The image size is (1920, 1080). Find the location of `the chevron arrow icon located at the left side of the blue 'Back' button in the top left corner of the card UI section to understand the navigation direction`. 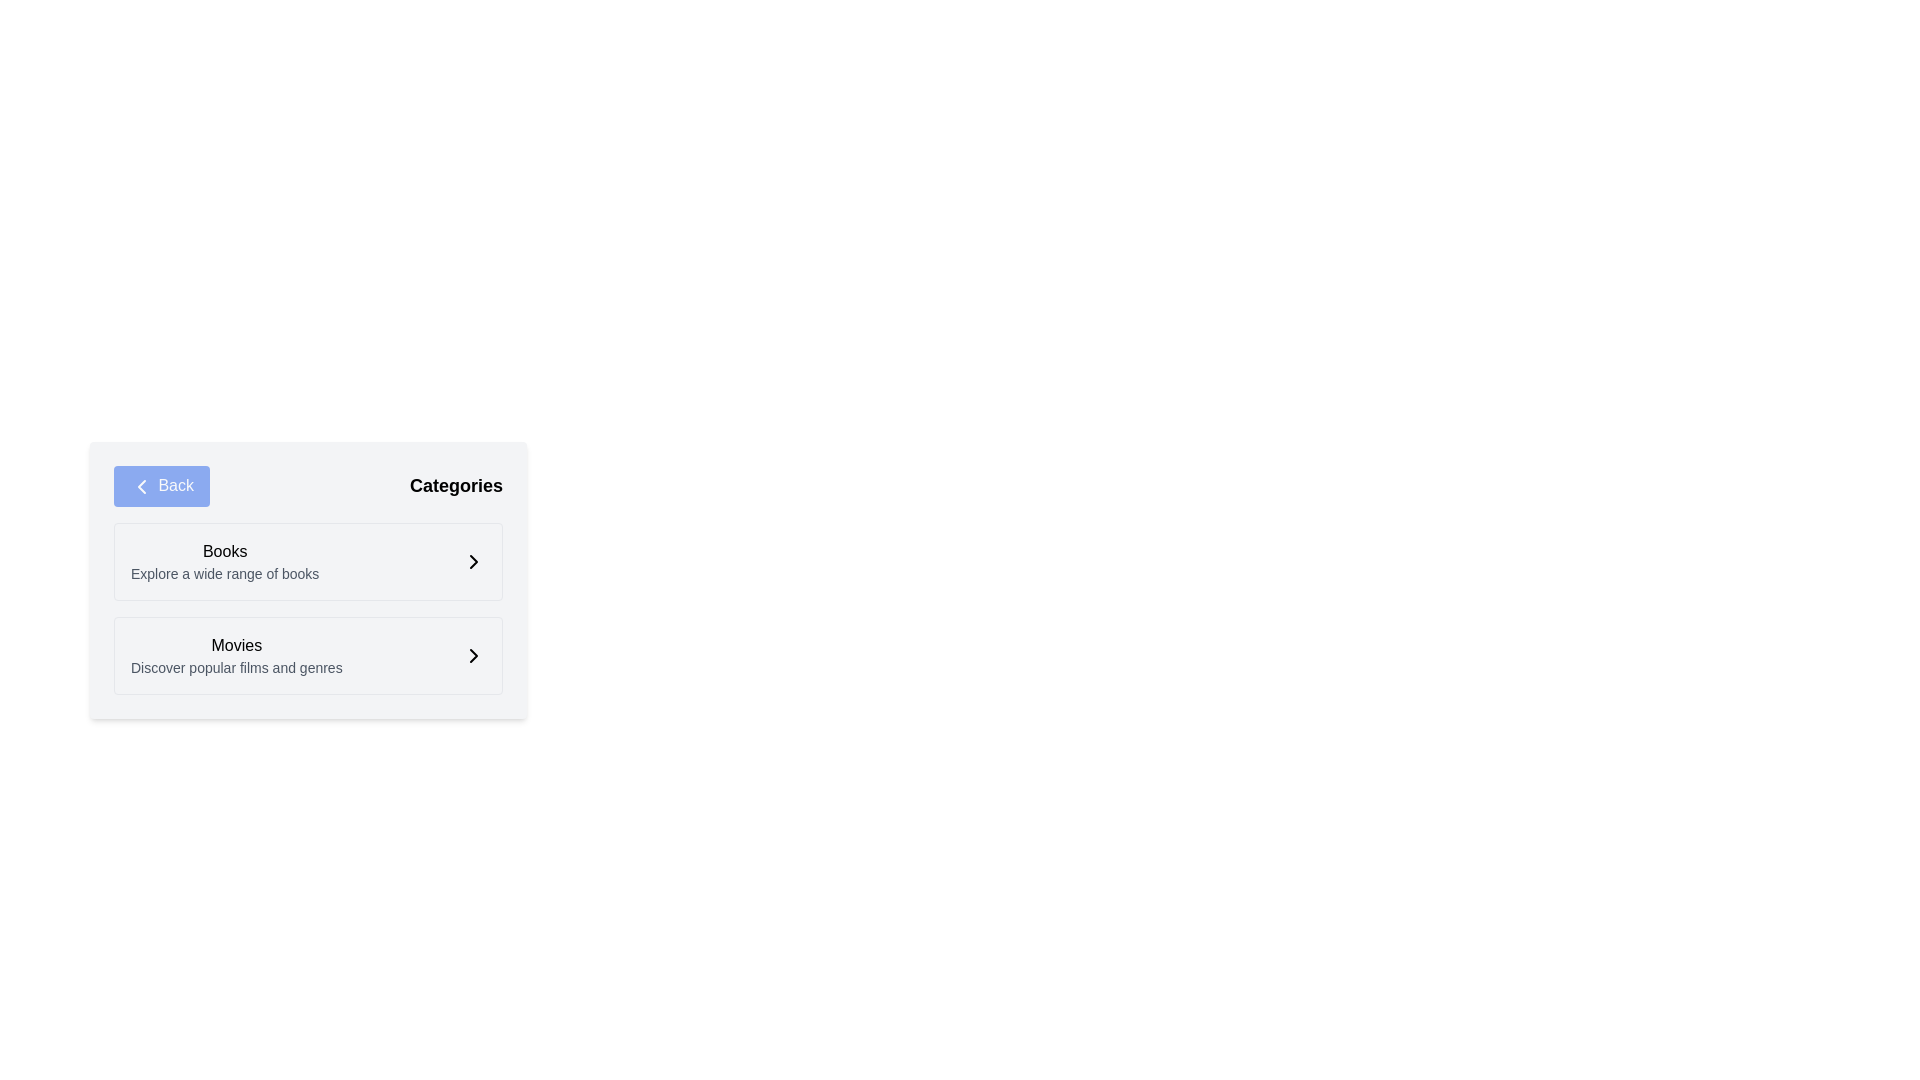

the chevron arrow icon located at the left side of the blue 'Back' button in the top left corner of the card UI section to understand the navigation direction is located at coordinates (141, 486).